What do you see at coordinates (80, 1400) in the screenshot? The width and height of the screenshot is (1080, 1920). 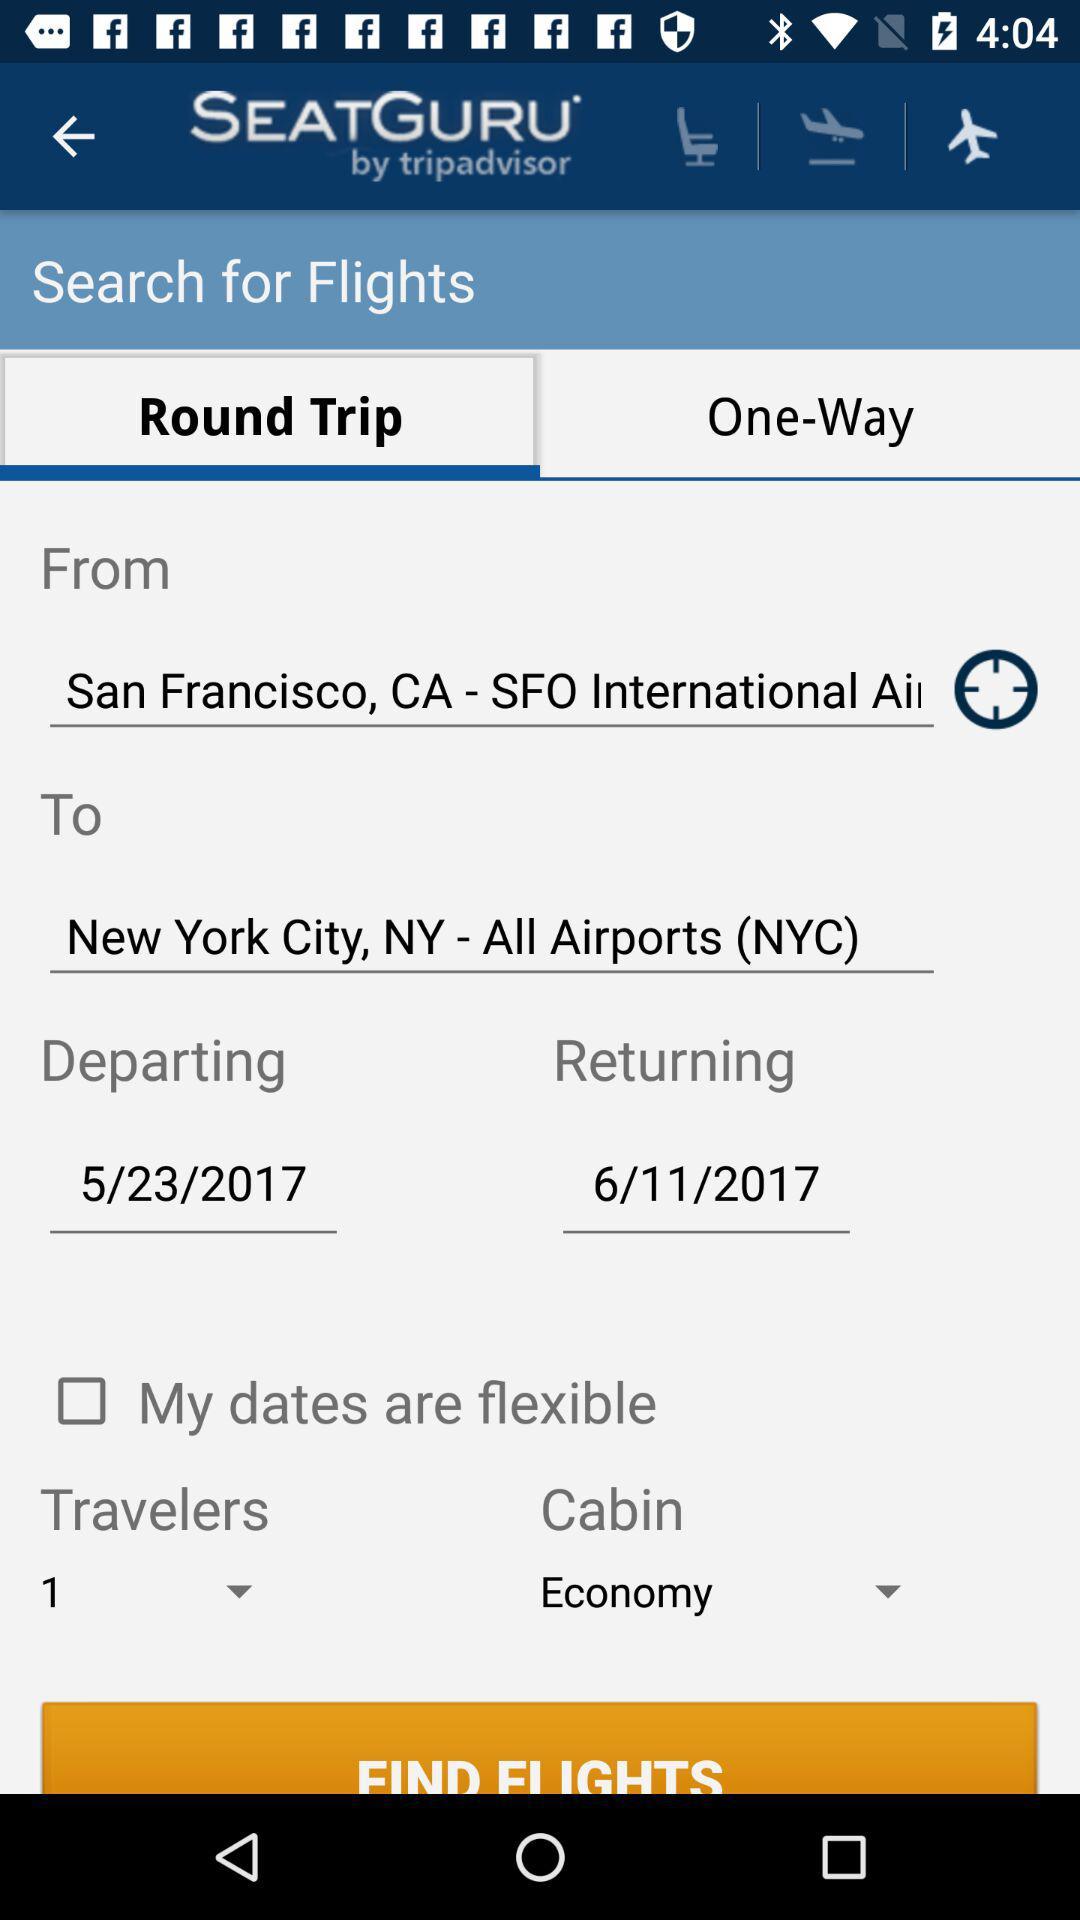 I see `the item to the left of the my dates are` at bounding box center [80, 1400].